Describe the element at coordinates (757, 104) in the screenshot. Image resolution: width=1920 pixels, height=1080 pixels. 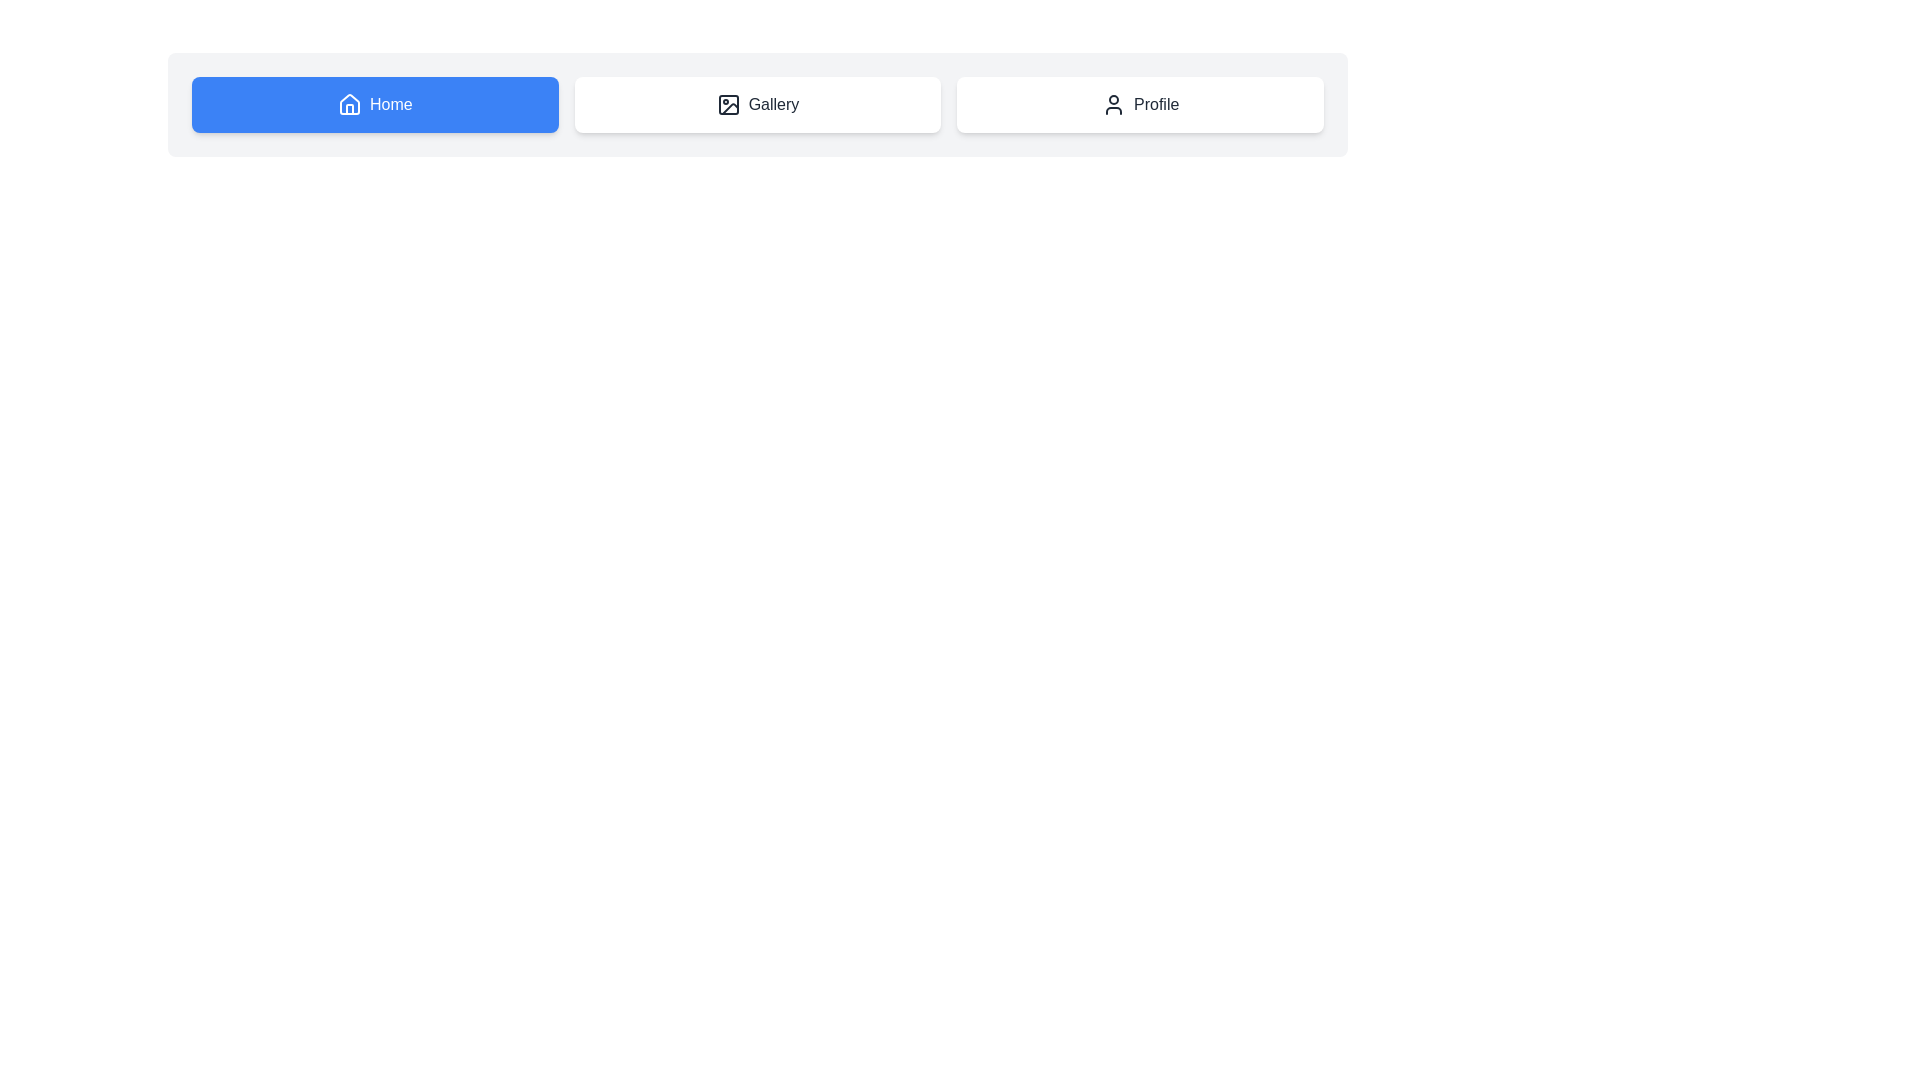
I see `the Gallery button to observe its hover effect` at that location.